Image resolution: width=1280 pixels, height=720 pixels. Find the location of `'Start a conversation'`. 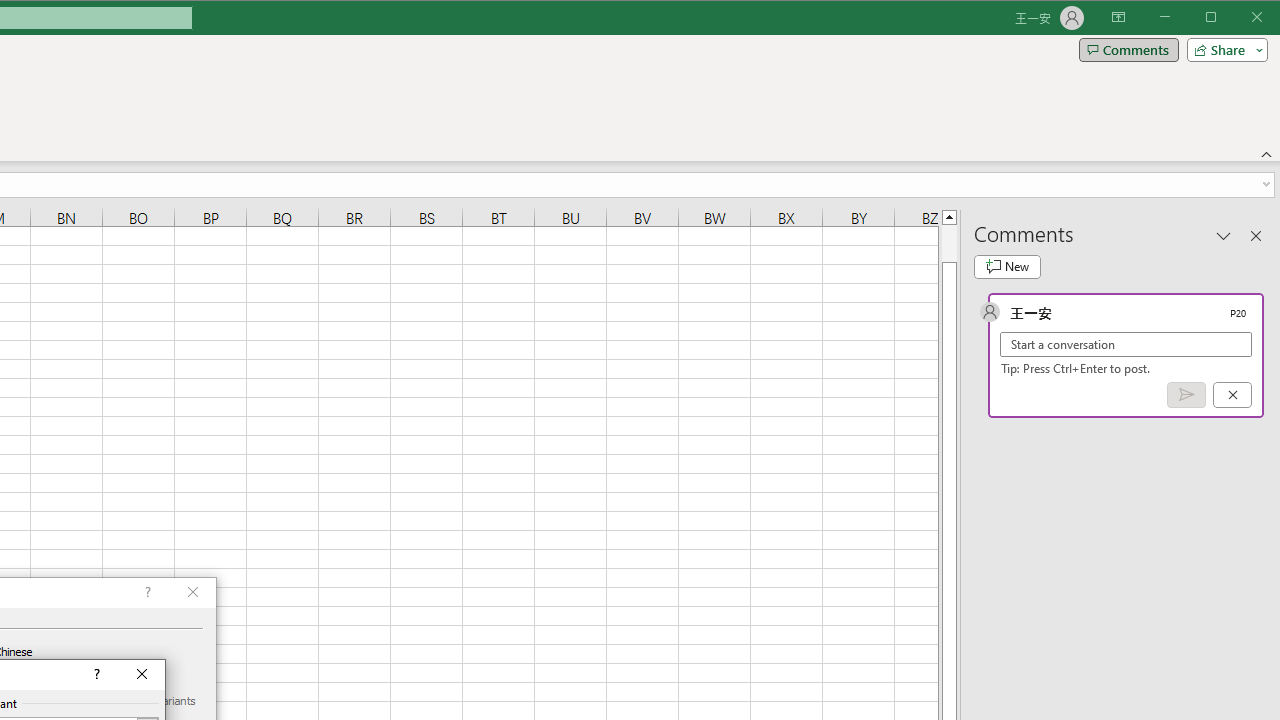

'Start a conversation' is located at coordinates (1126, 343).